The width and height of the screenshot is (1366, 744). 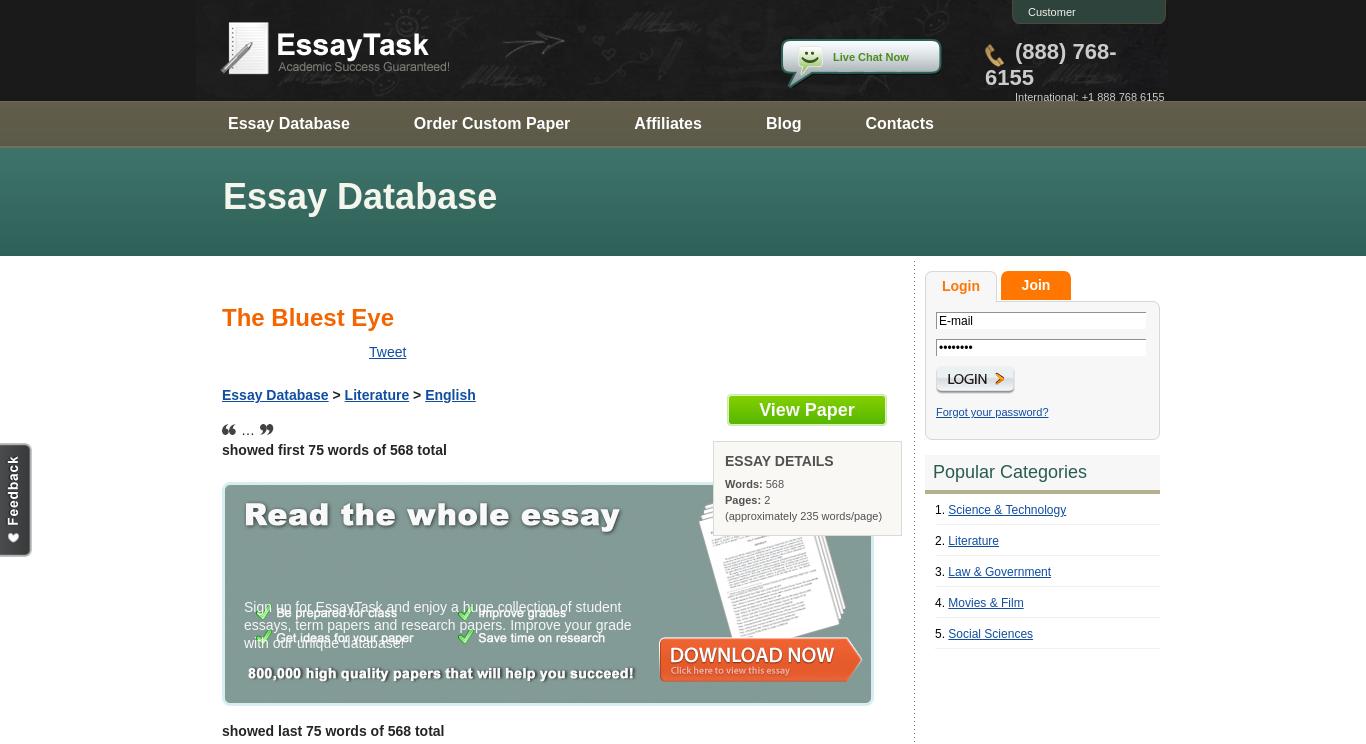 What do you see at coordinates (1010, 470) in the screenshot?
I see `'Popular Categories'` at bounding box center [1010, 470].